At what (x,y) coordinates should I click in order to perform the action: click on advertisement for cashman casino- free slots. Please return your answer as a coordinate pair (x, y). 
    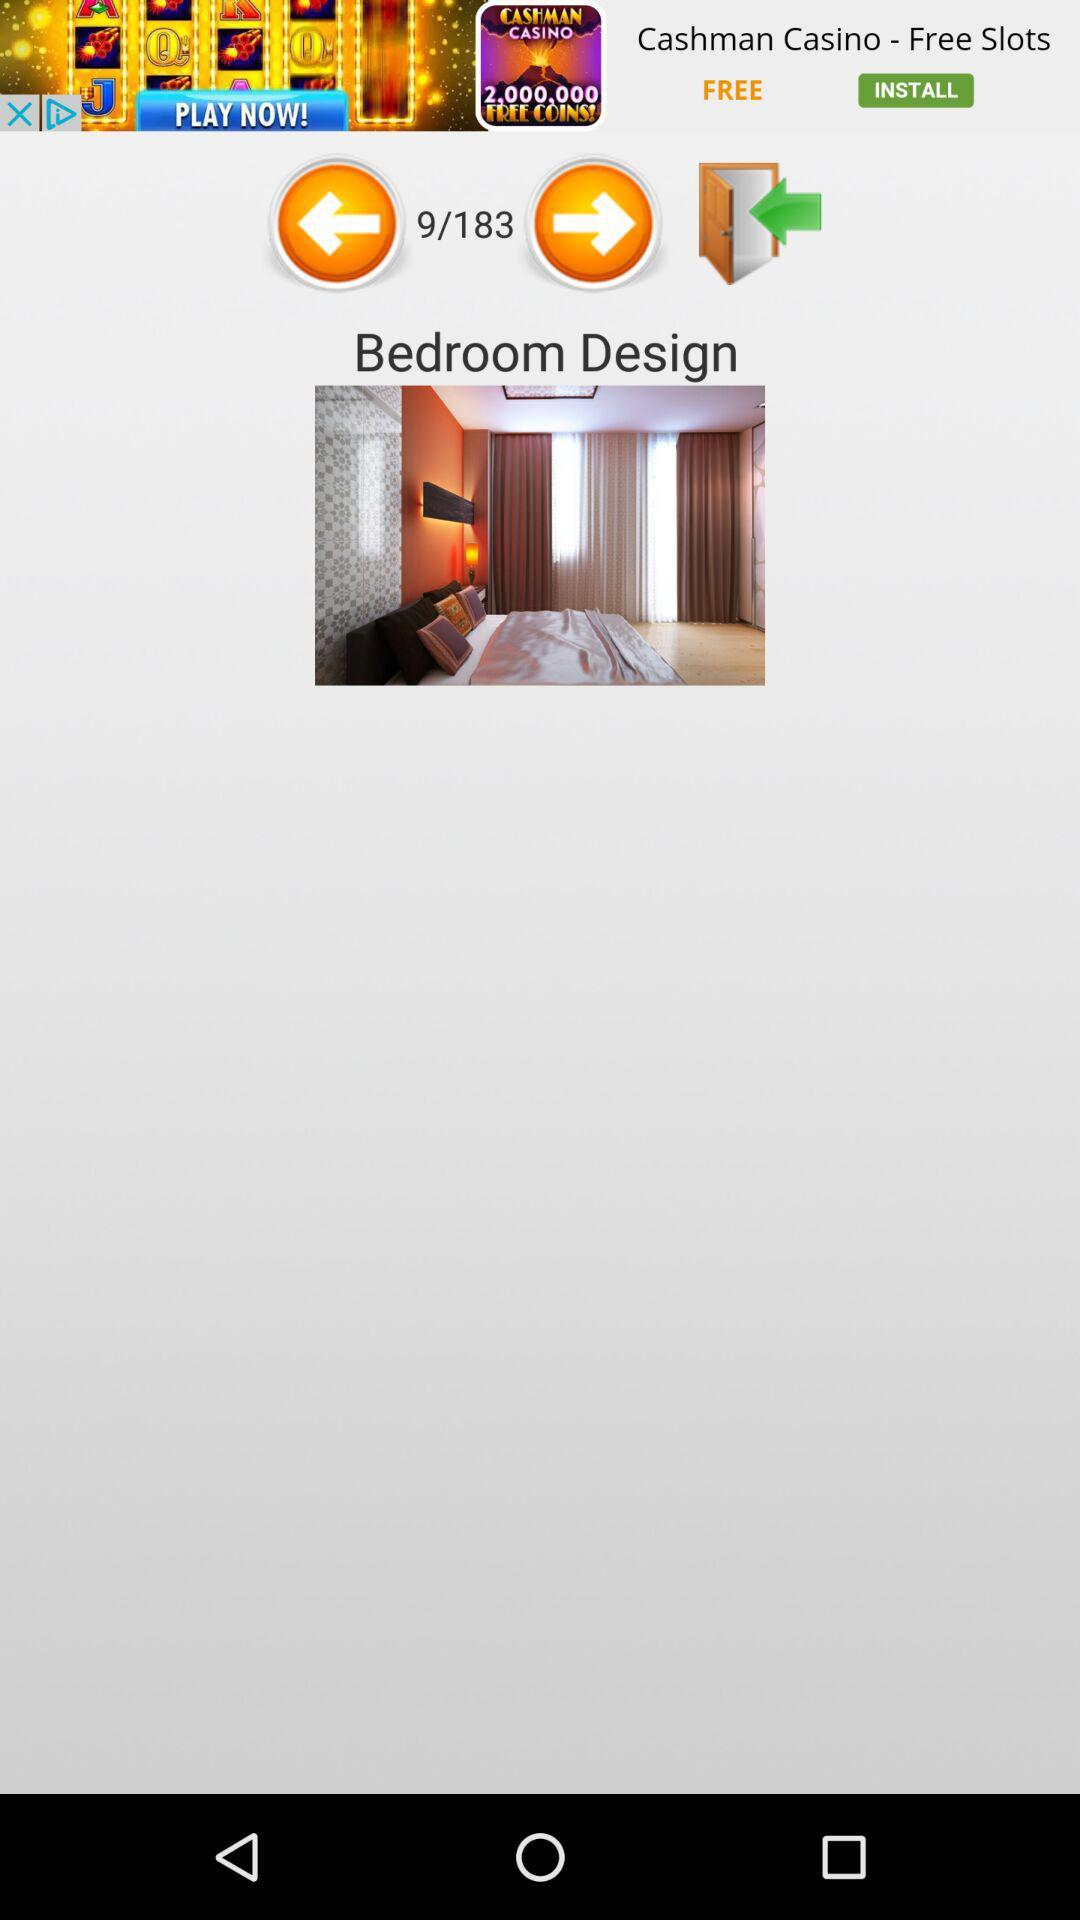
    Looking at the image, I should click on (540, 65).